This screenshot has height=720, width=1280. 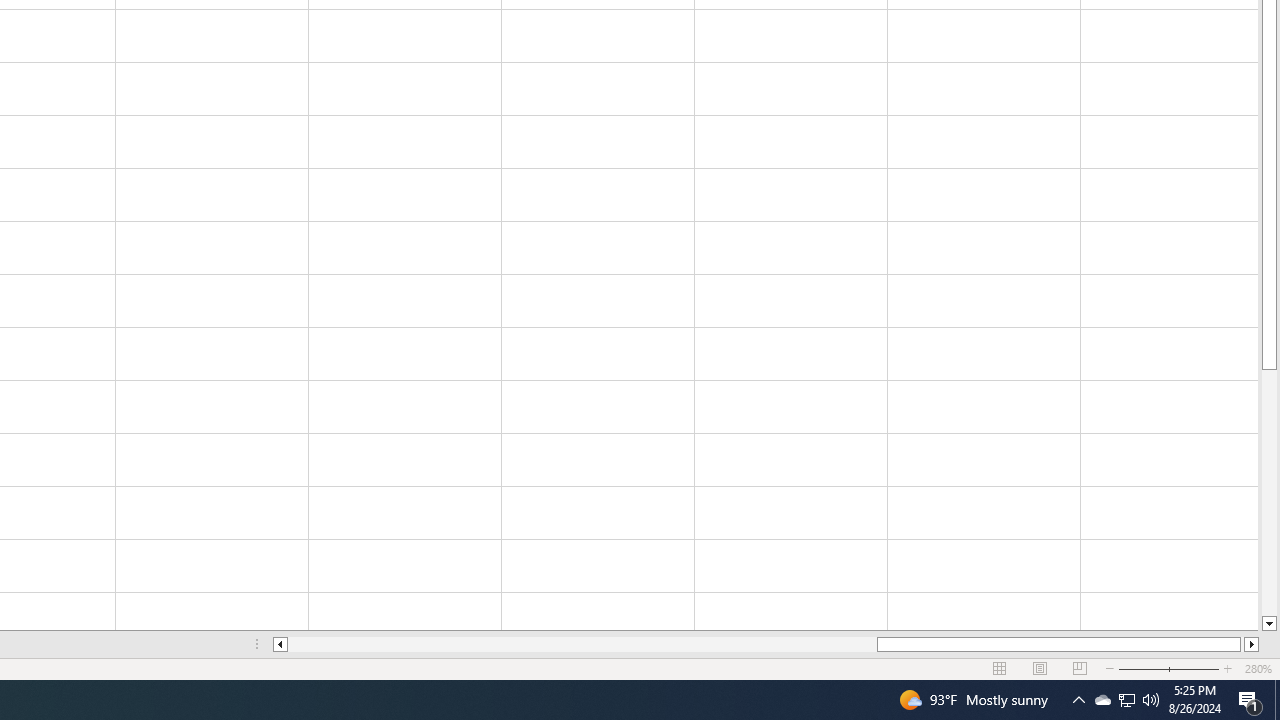 What do you see at coordinates (1251, 644) in the screenshot?
I see `'Column right'` at bounding box center [1251, 644].